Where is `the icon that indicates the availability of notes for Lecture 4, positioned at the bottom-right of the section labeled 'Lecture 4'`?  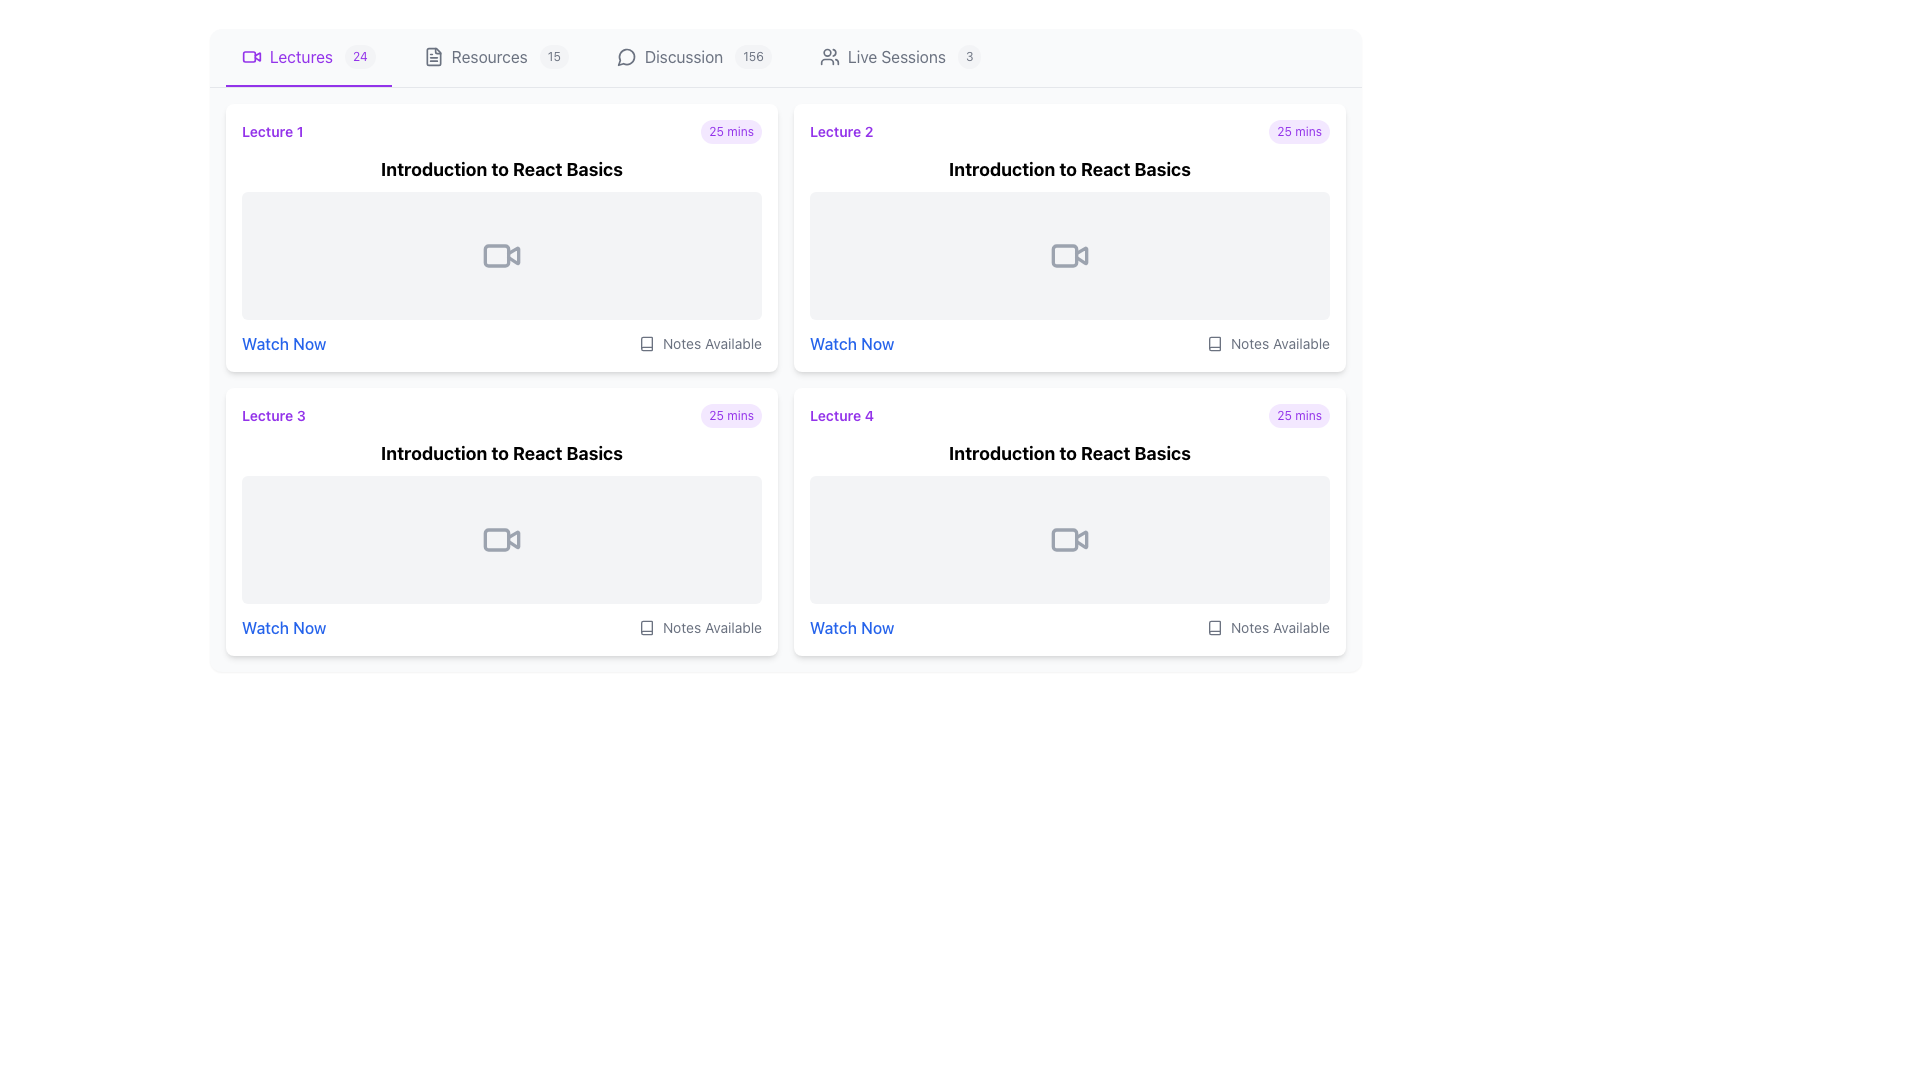 the icon that indicates the availability of notes for Lecture 4, positioned at the bottom-right of the section labeled 'Lecture 4' is located at coordinates (1213, 627).